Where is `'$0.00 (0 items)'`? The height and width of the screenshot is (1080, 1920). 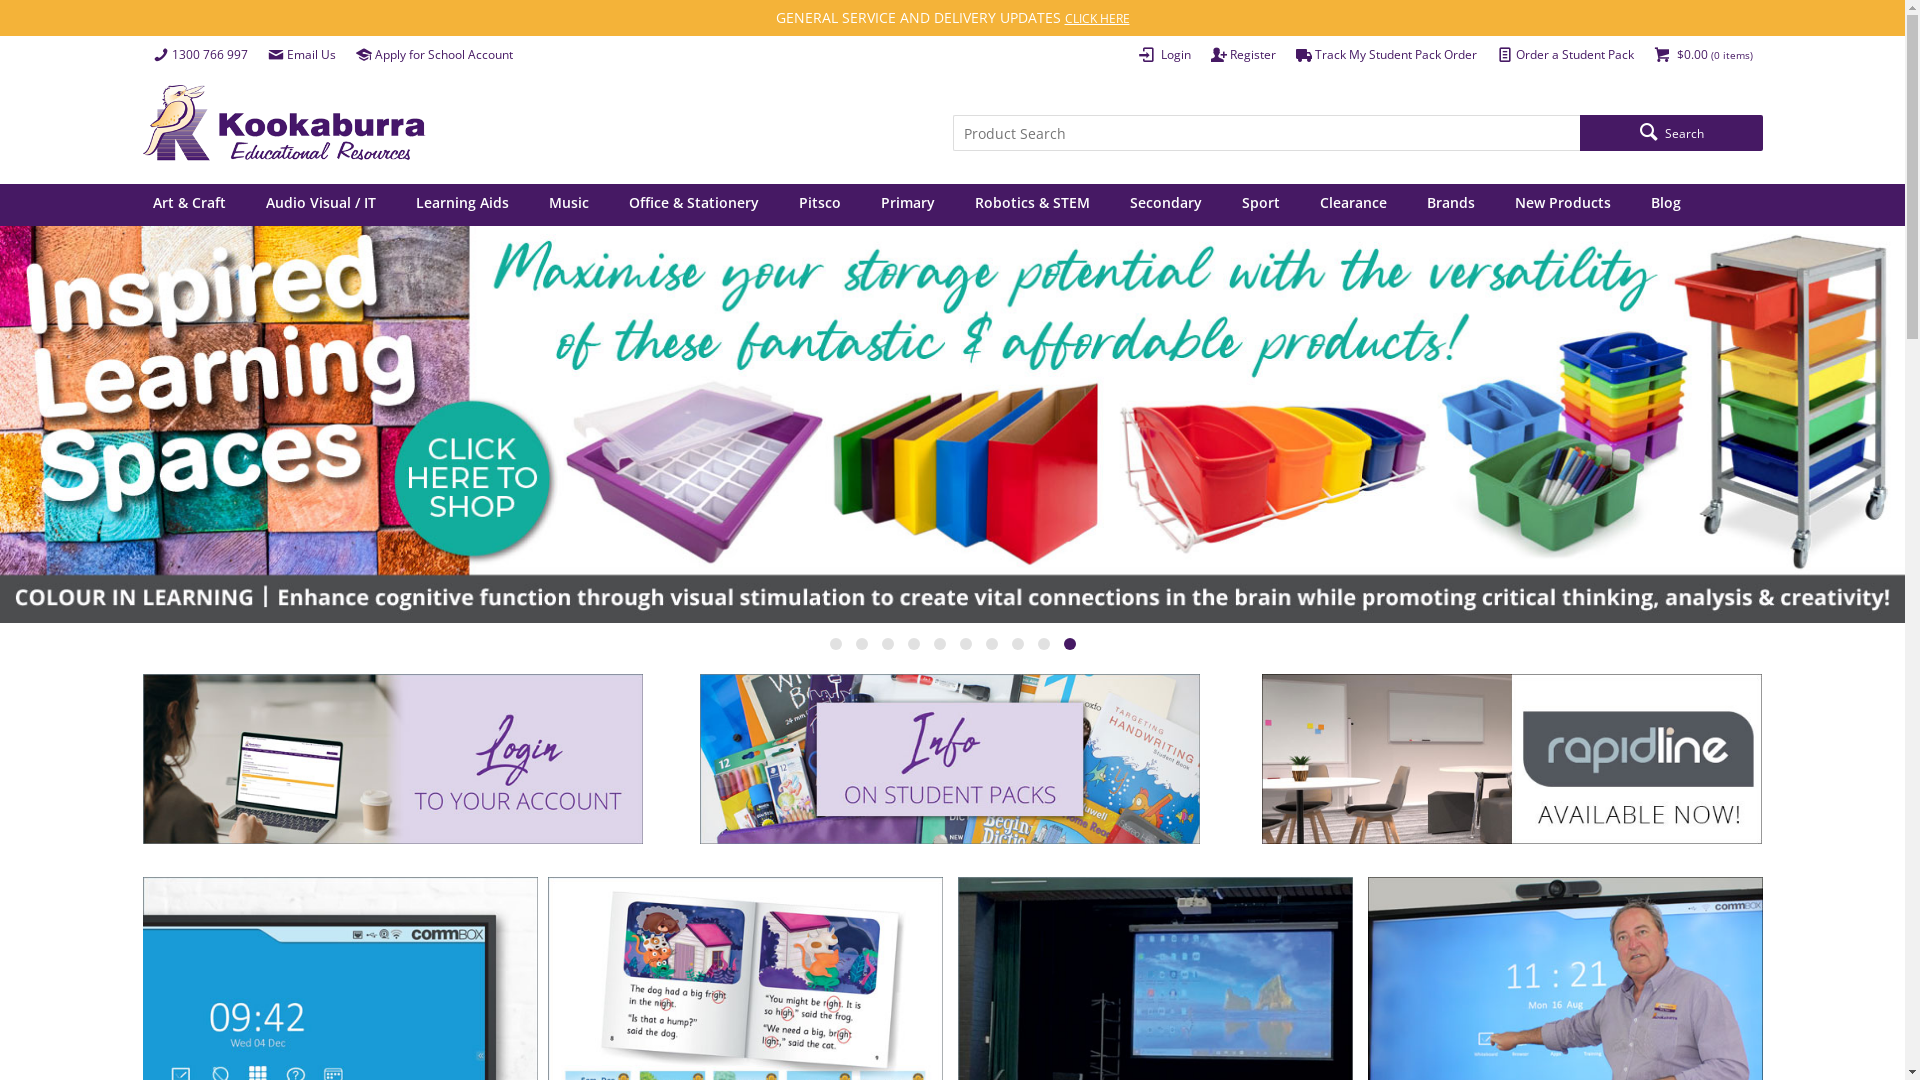
'$0.00 (0 items)' is located at coordinates (1643, 53).